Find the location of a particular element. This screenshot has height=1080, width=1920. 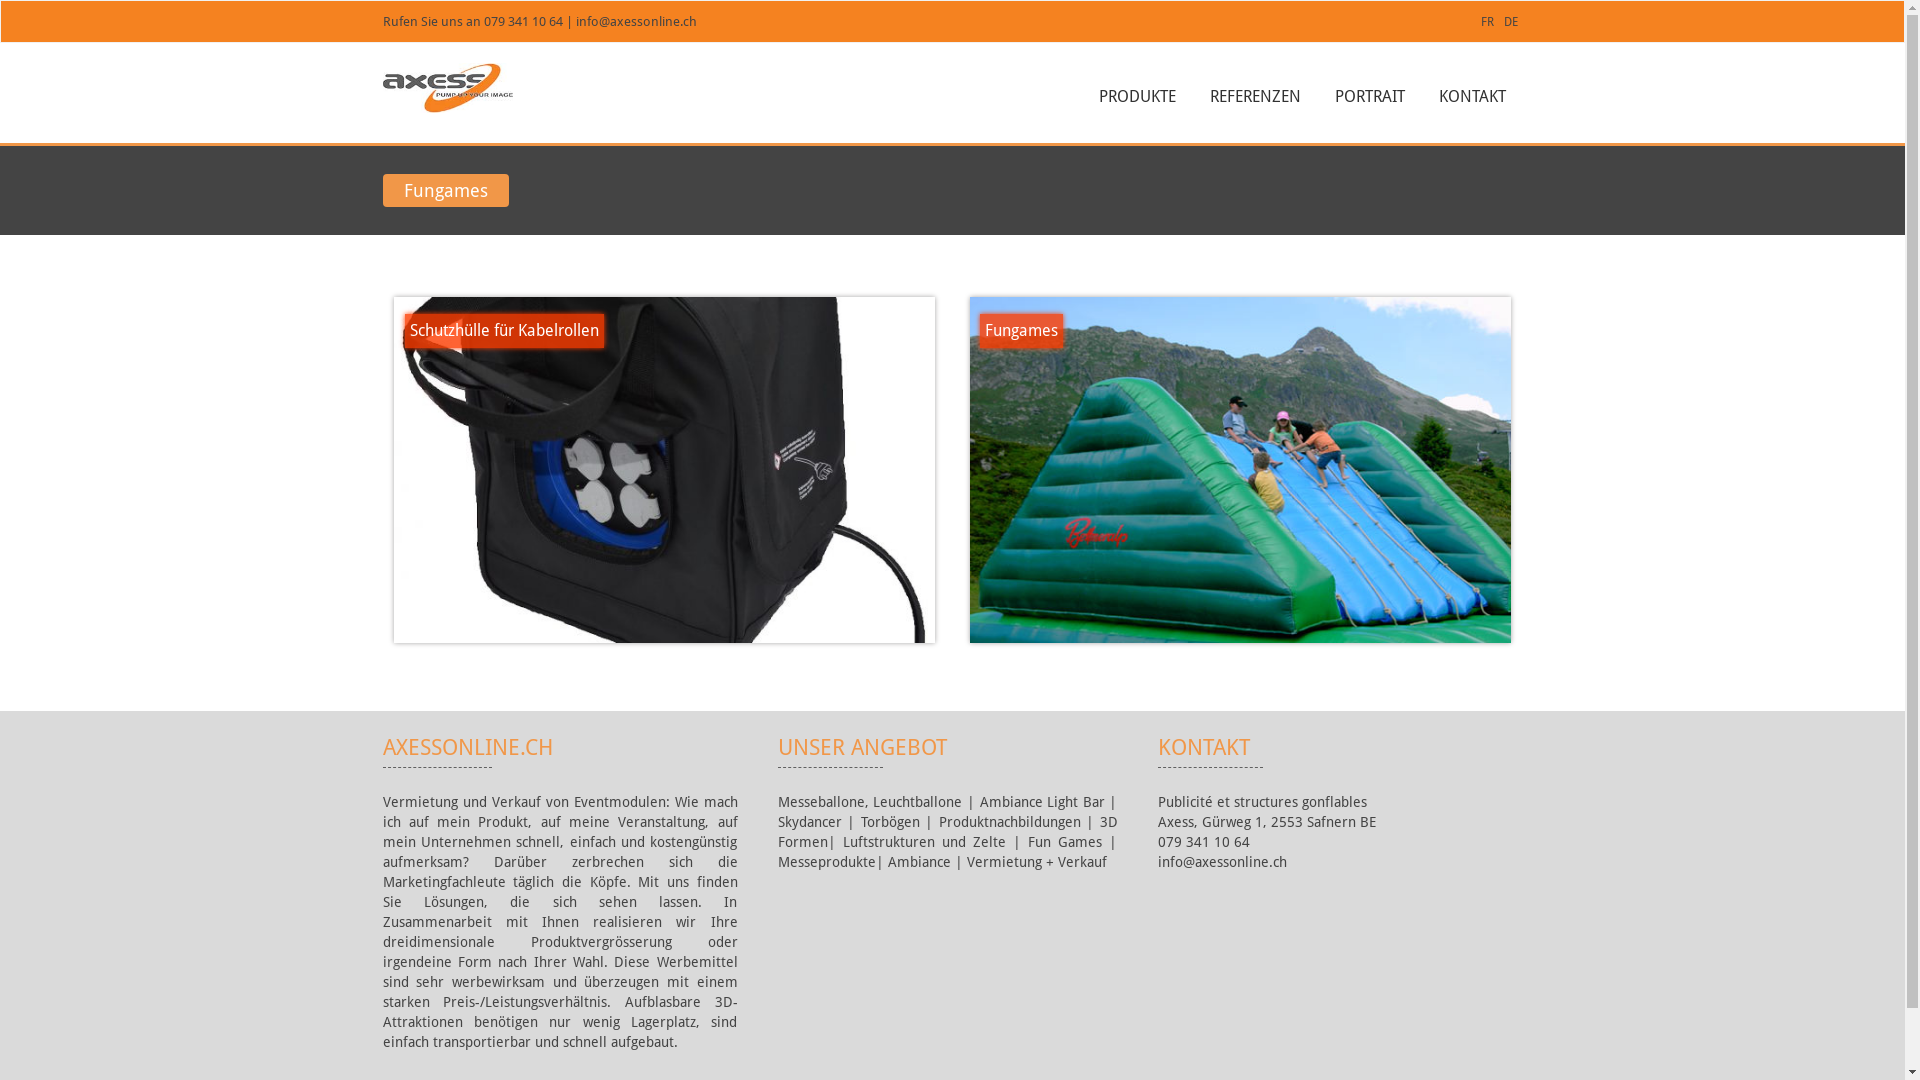

'REFERENZEN' is located at coordinates (1254, 96).